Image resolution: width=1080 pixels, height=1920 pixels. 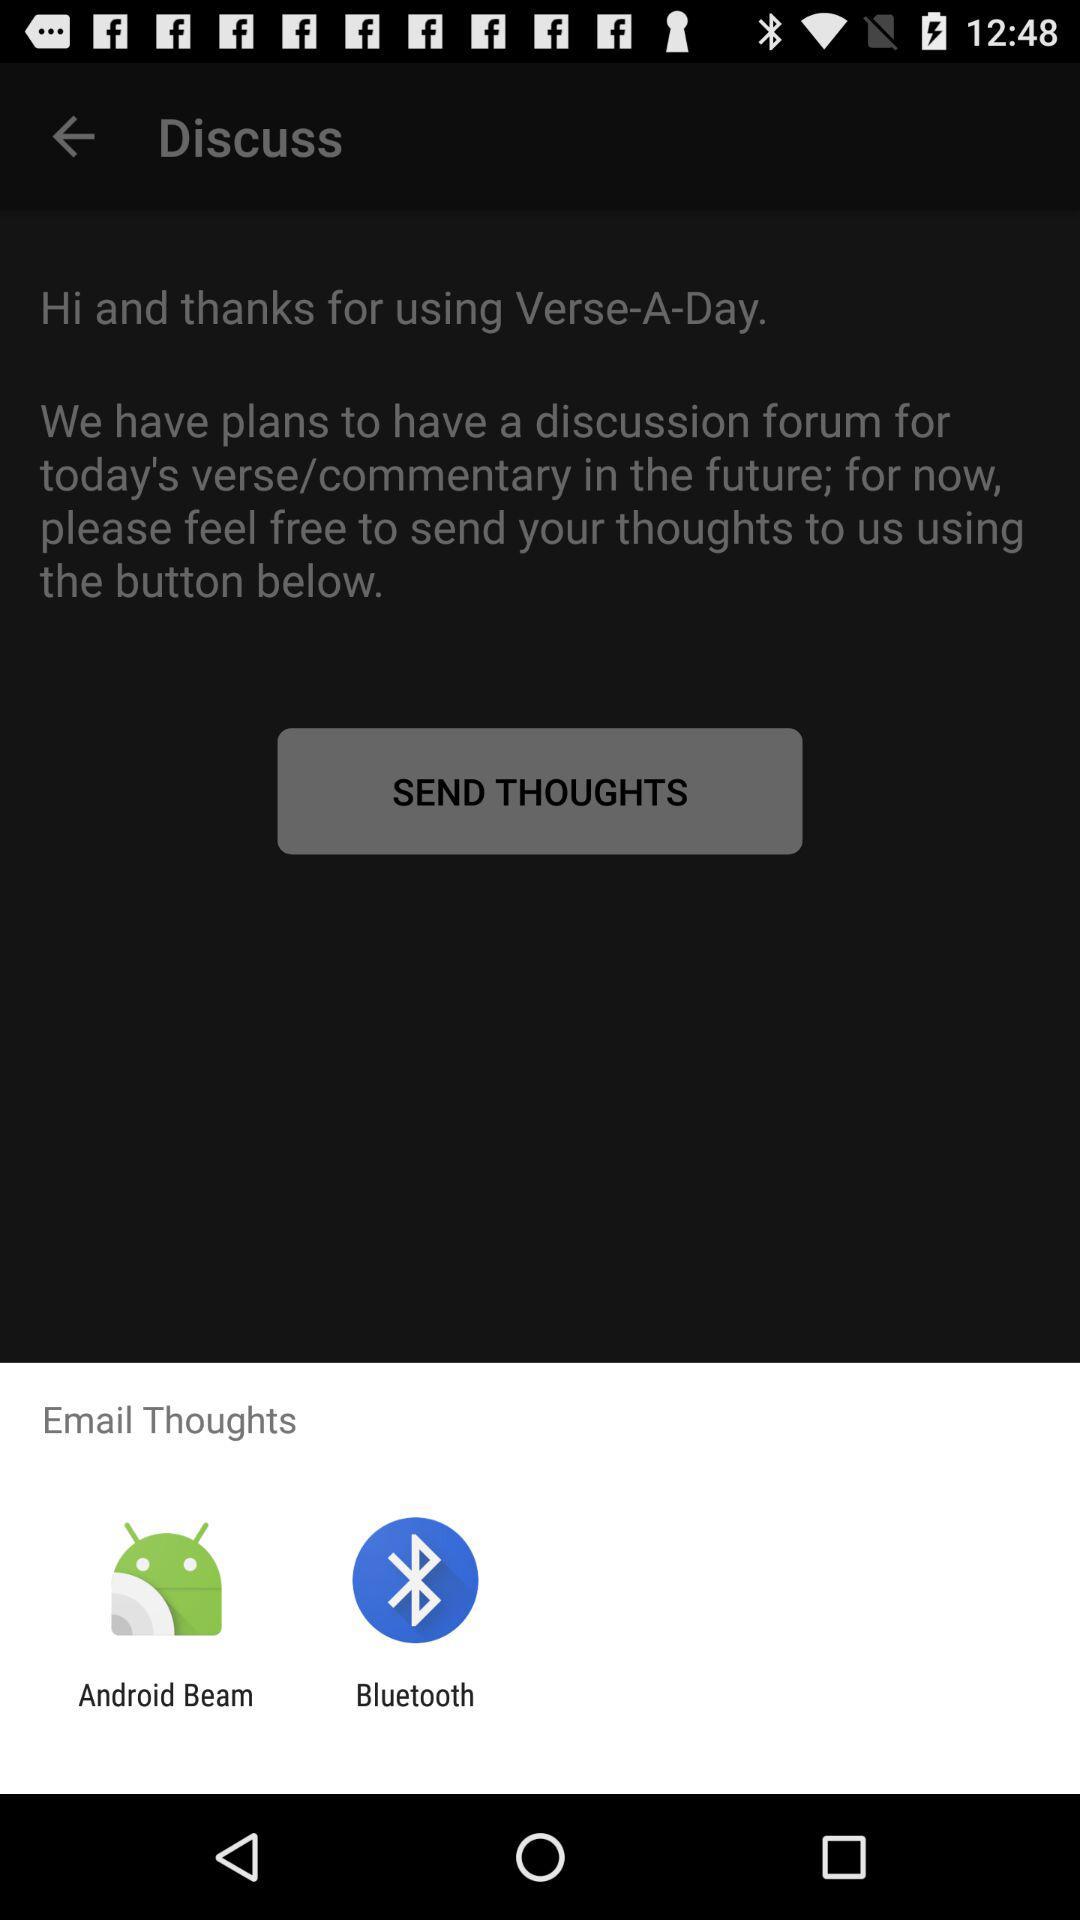 What do you see at coordinates (414, 1711) in the screenshot?
I see `the app to the right of android beam item` at bounding box center [414, 1711].